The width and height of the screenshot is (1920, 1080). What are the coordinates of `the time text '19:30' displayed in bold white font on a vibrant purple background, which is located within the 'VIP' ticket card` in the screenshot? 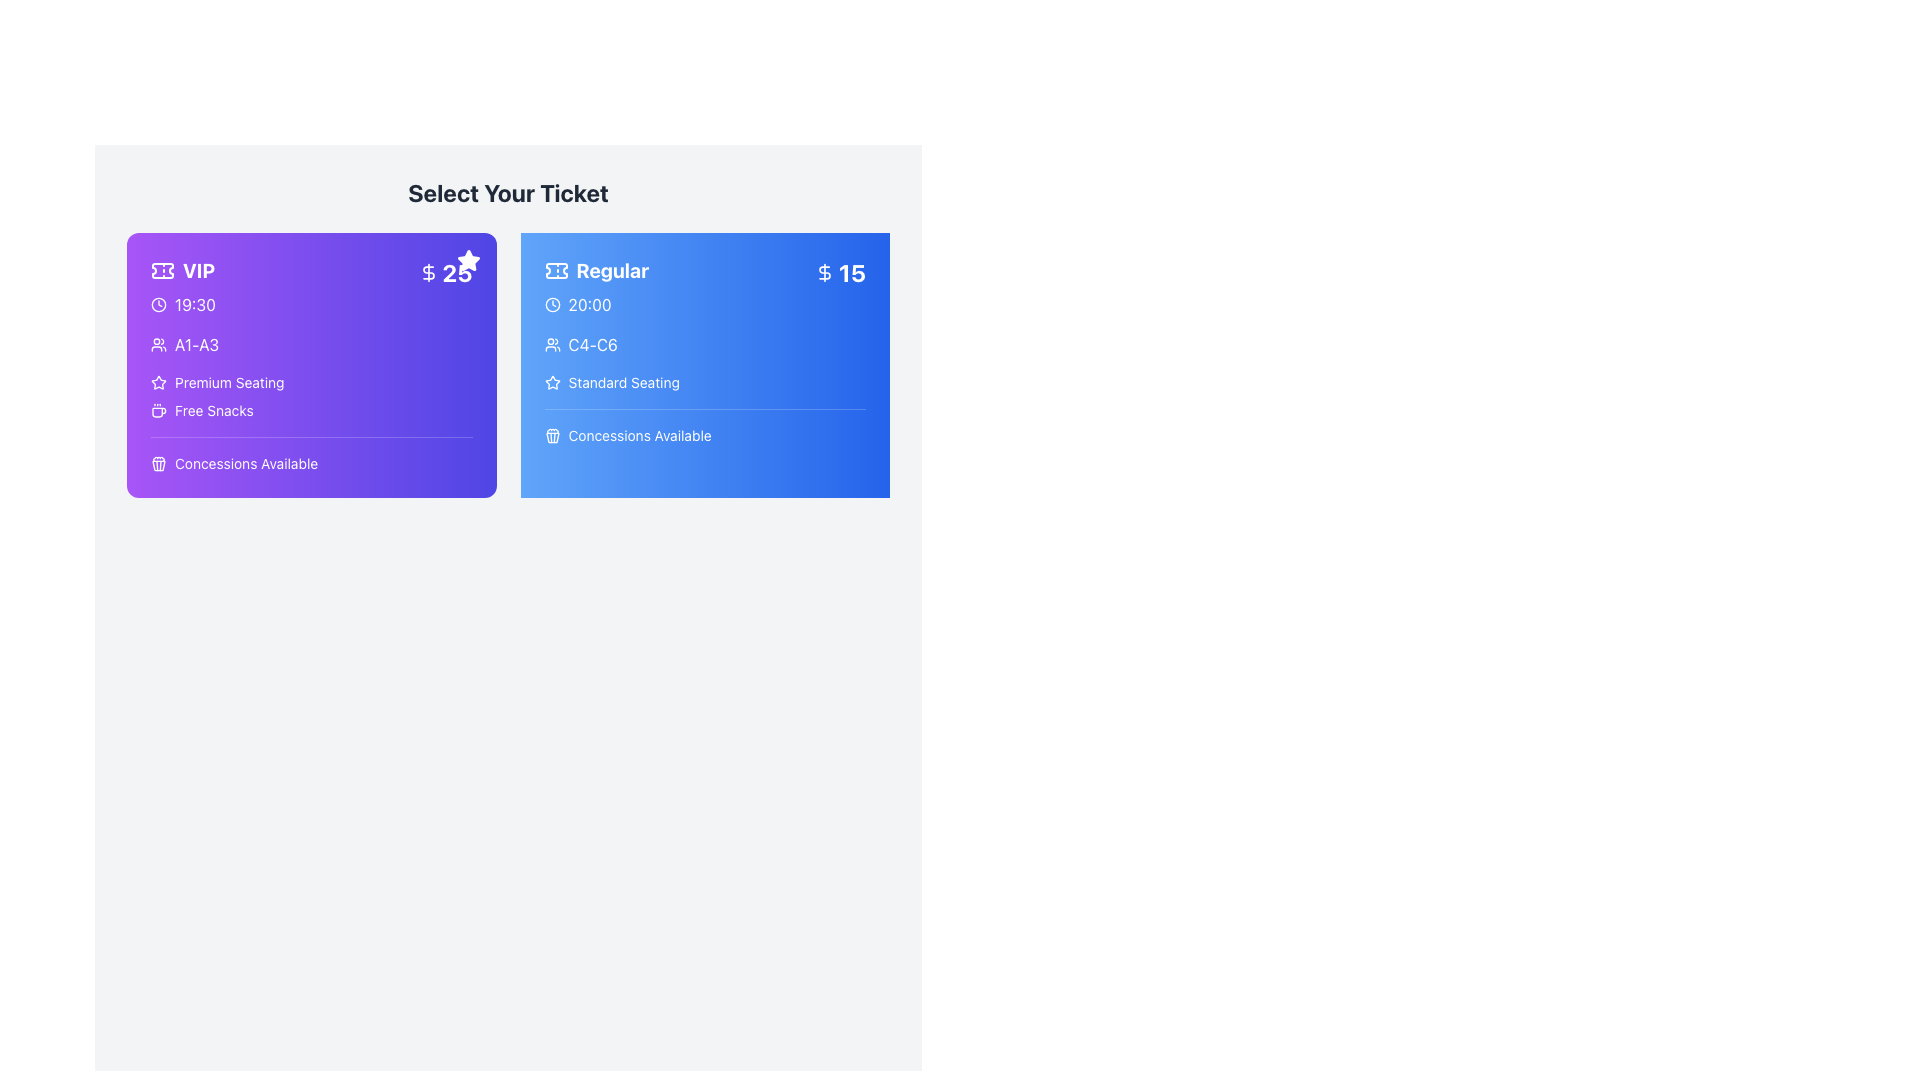 It's located at (183, 304).